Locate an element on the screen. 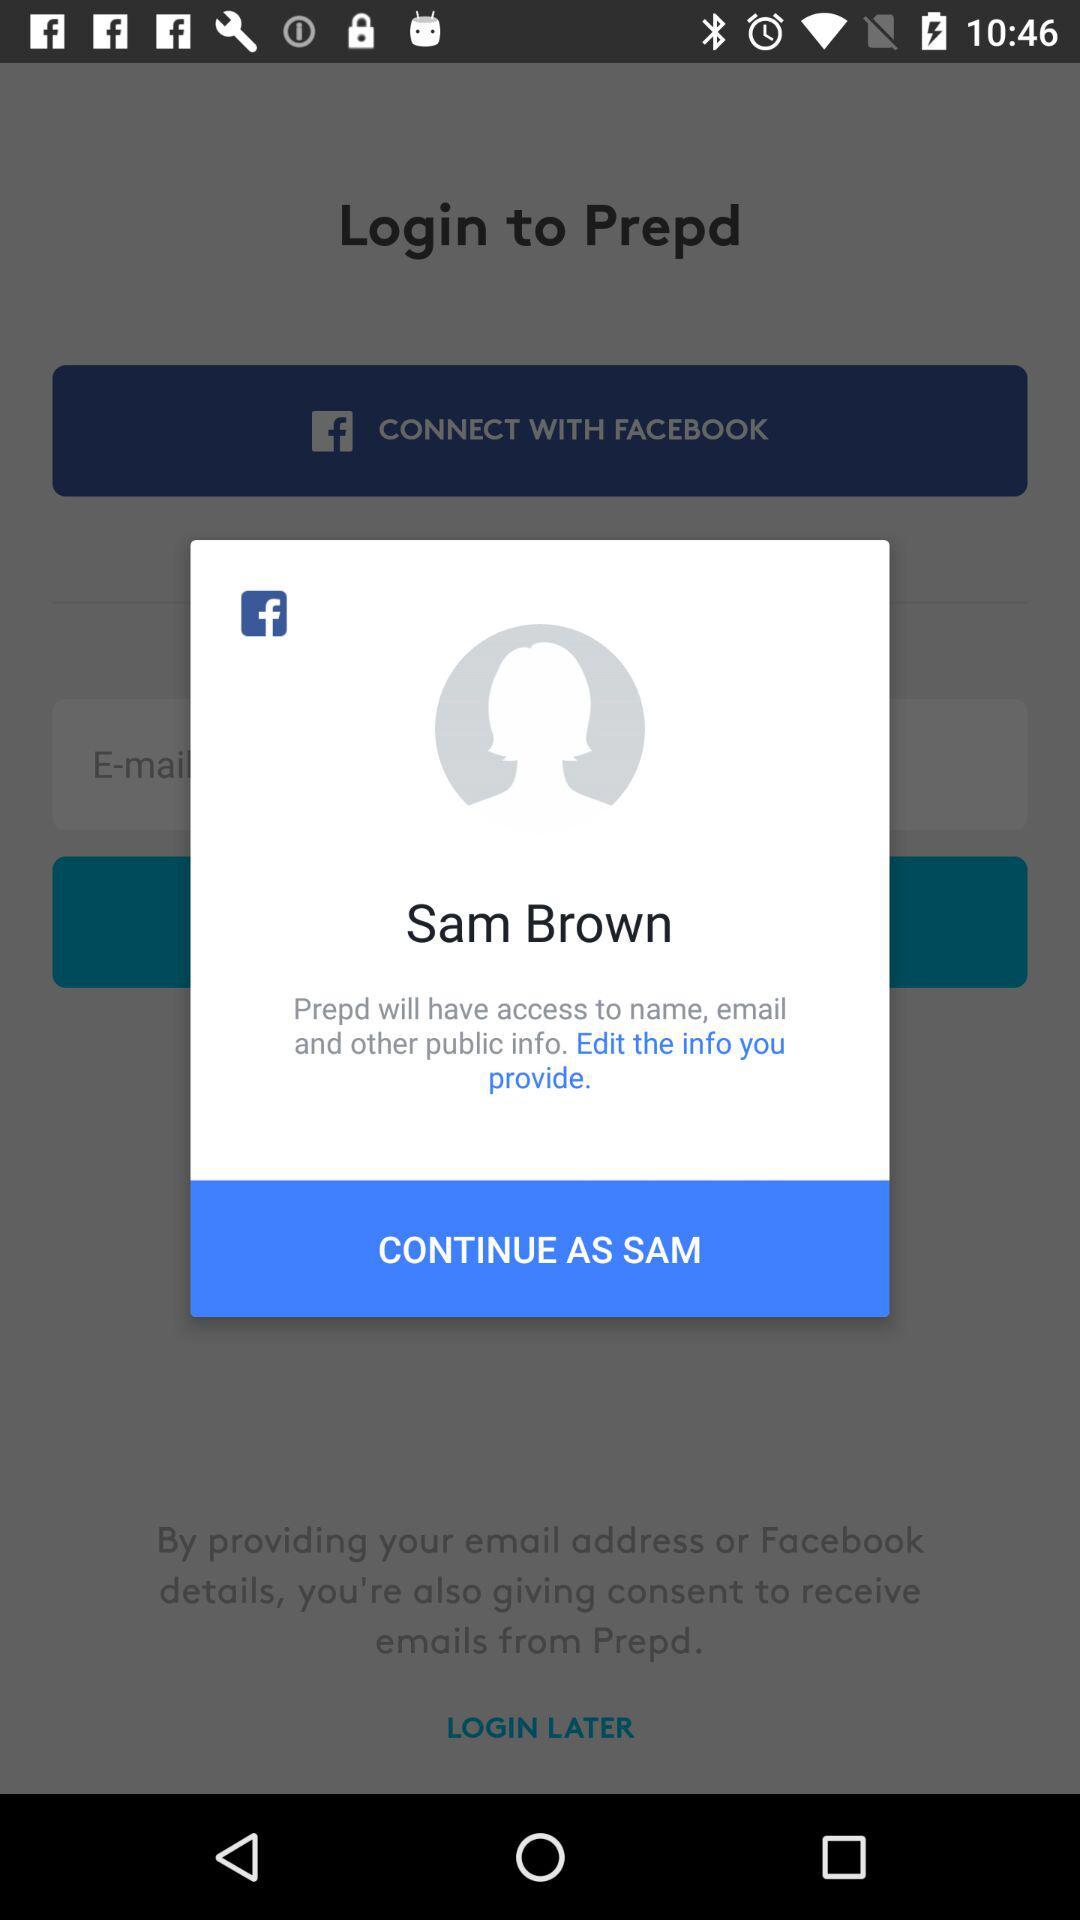 Image resolution: width=1080 pixels, height=1920 pixels. the prepd will have icon is located at coordinates (540, 1041).